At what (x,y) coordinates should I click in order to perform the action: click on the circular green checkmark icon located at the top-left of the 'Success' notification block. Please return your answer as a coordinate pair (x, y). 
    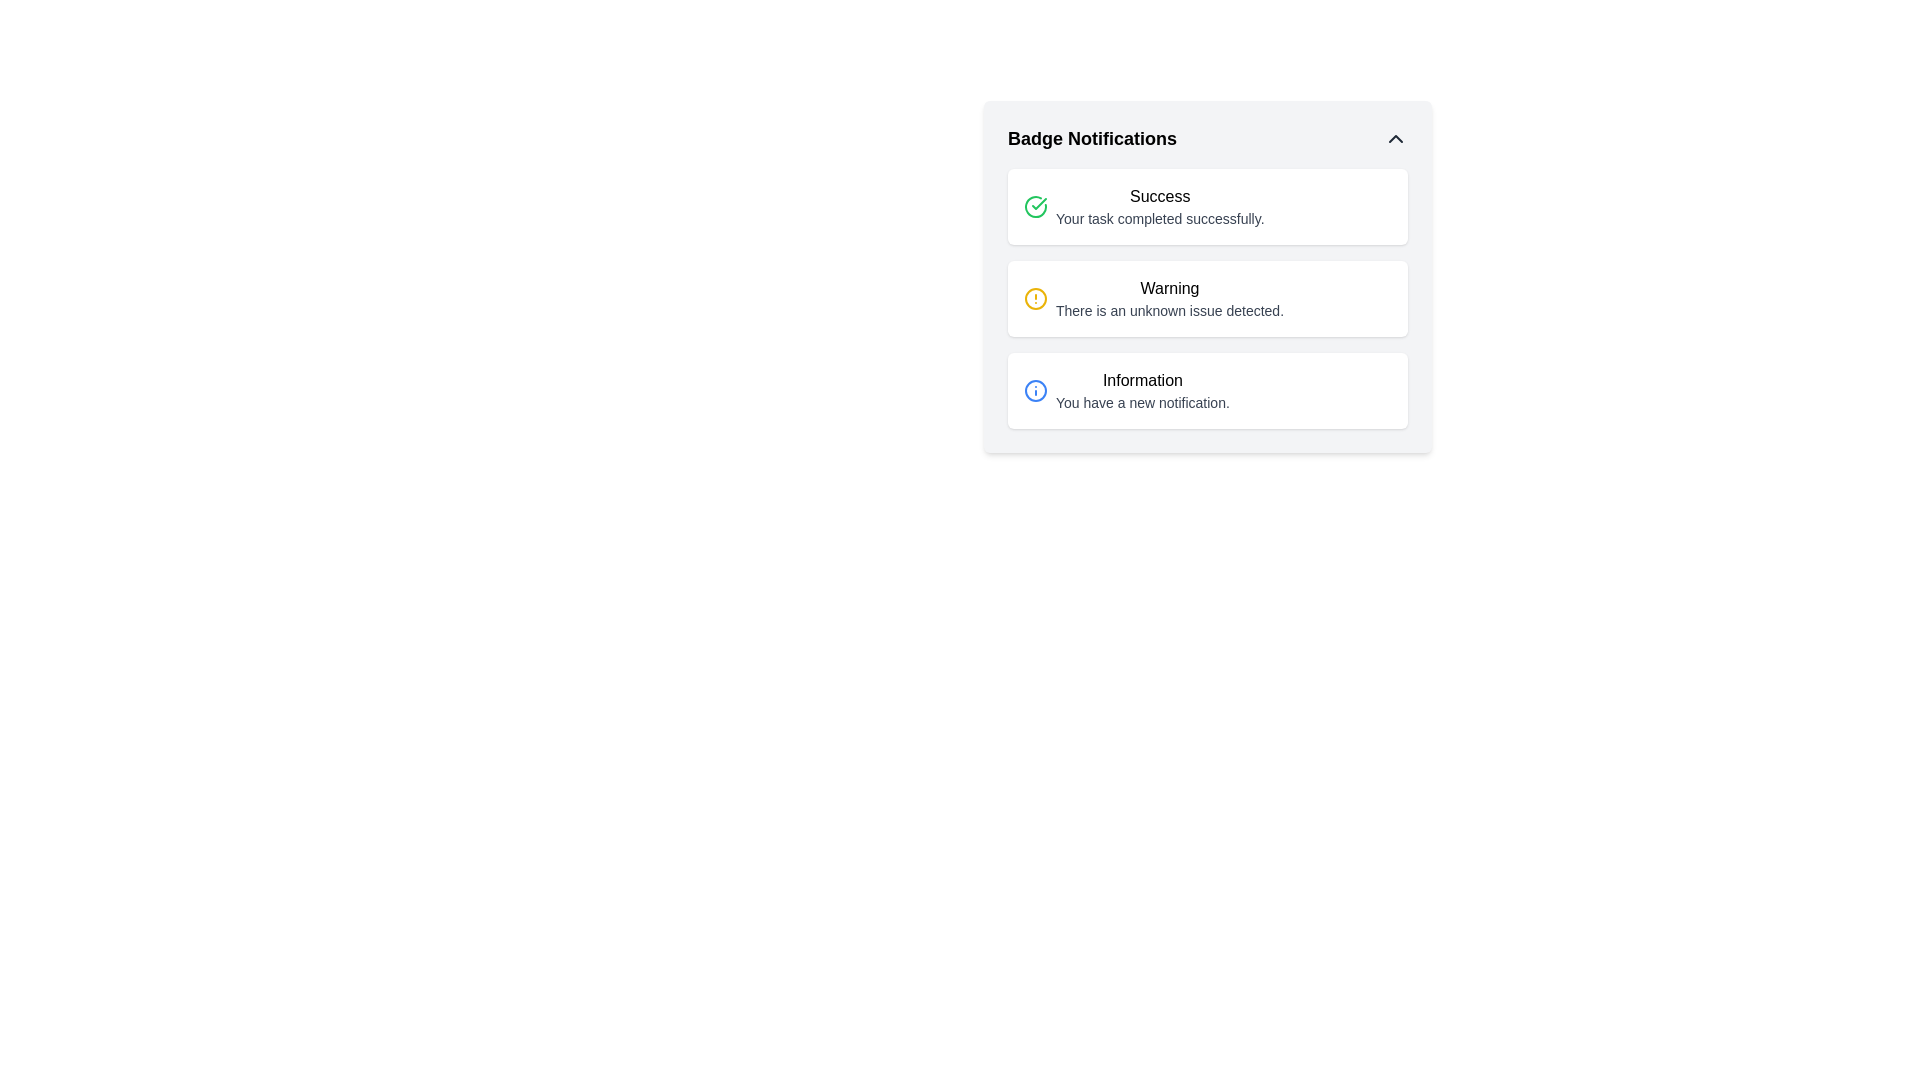
    Looking at the image, I should click on (1036, 207).